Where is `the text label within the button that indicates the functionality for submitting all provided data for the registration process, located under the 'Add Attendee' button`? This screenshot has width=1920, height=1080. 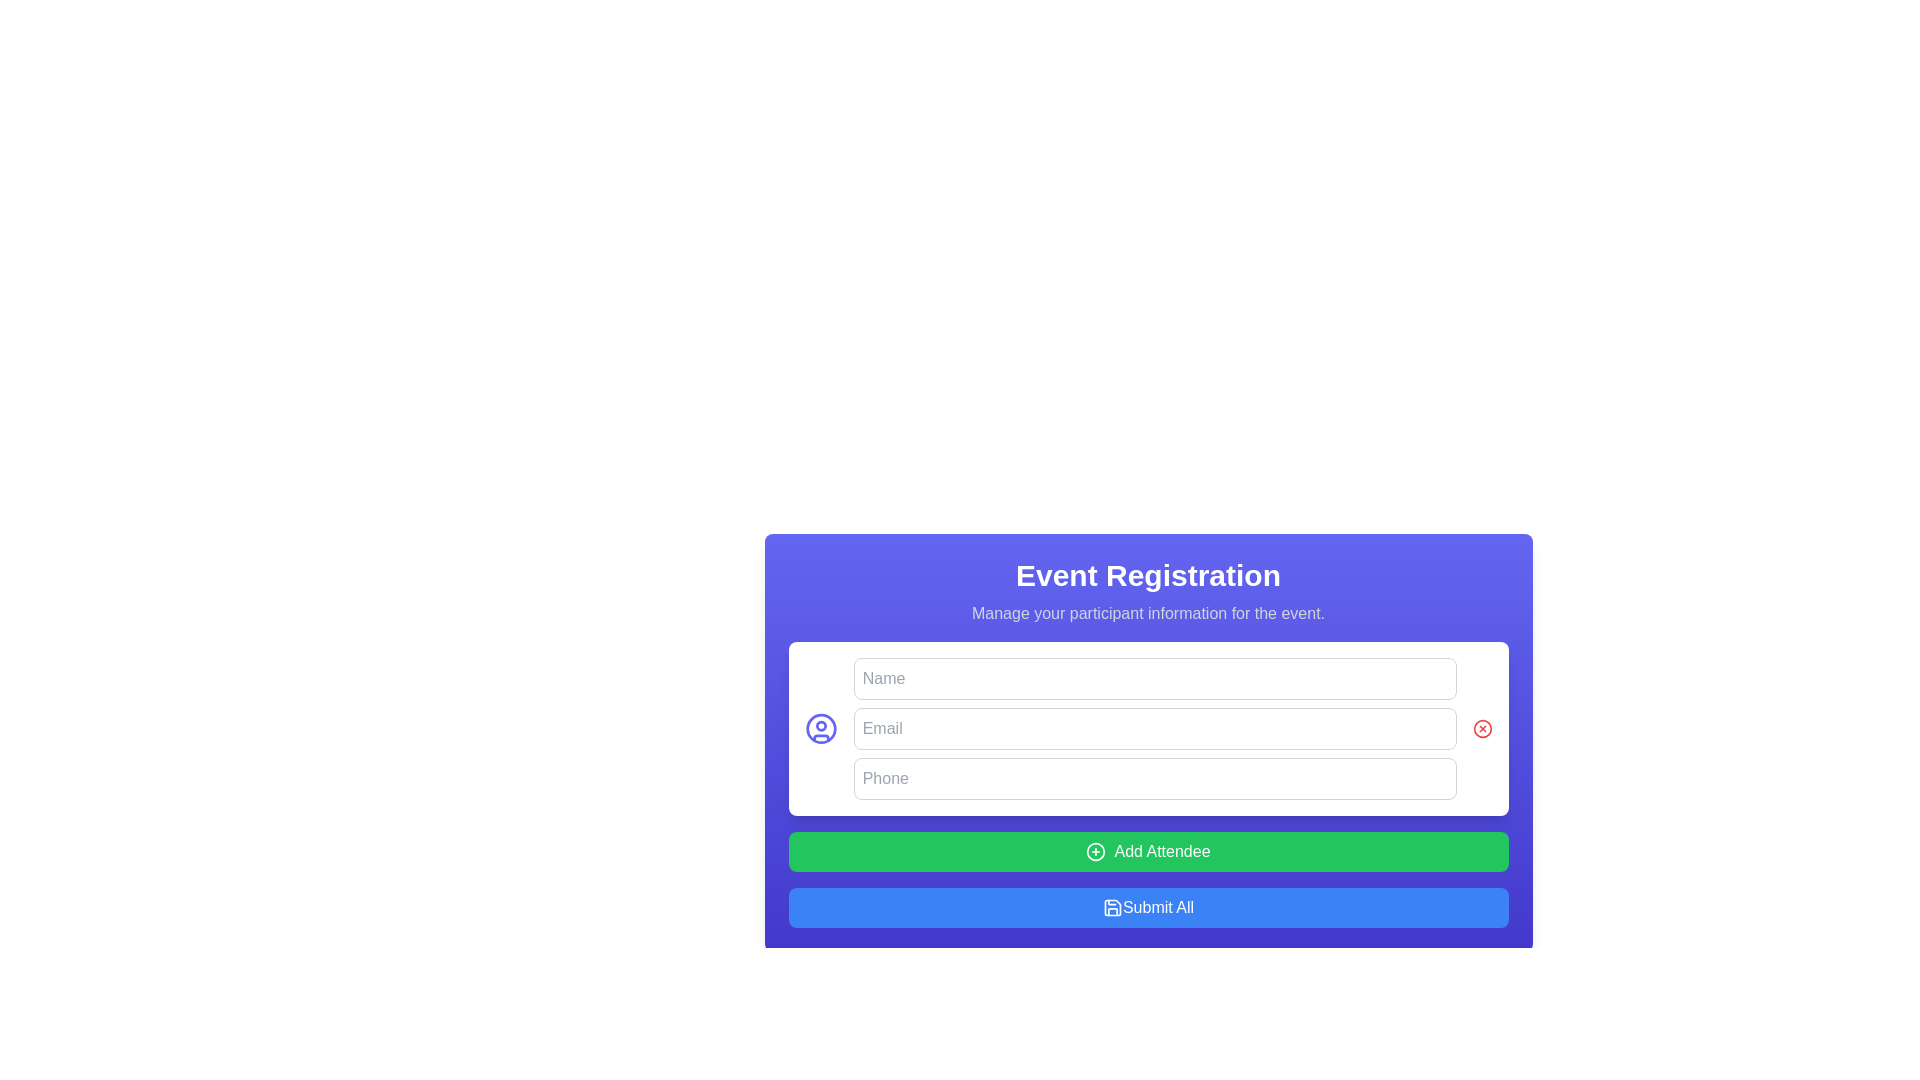 the text label within the button that indicates the functionality for submitting all provided data for the registration process, located under the 'Add Attendee' button is located at coordinates (1158, 907).